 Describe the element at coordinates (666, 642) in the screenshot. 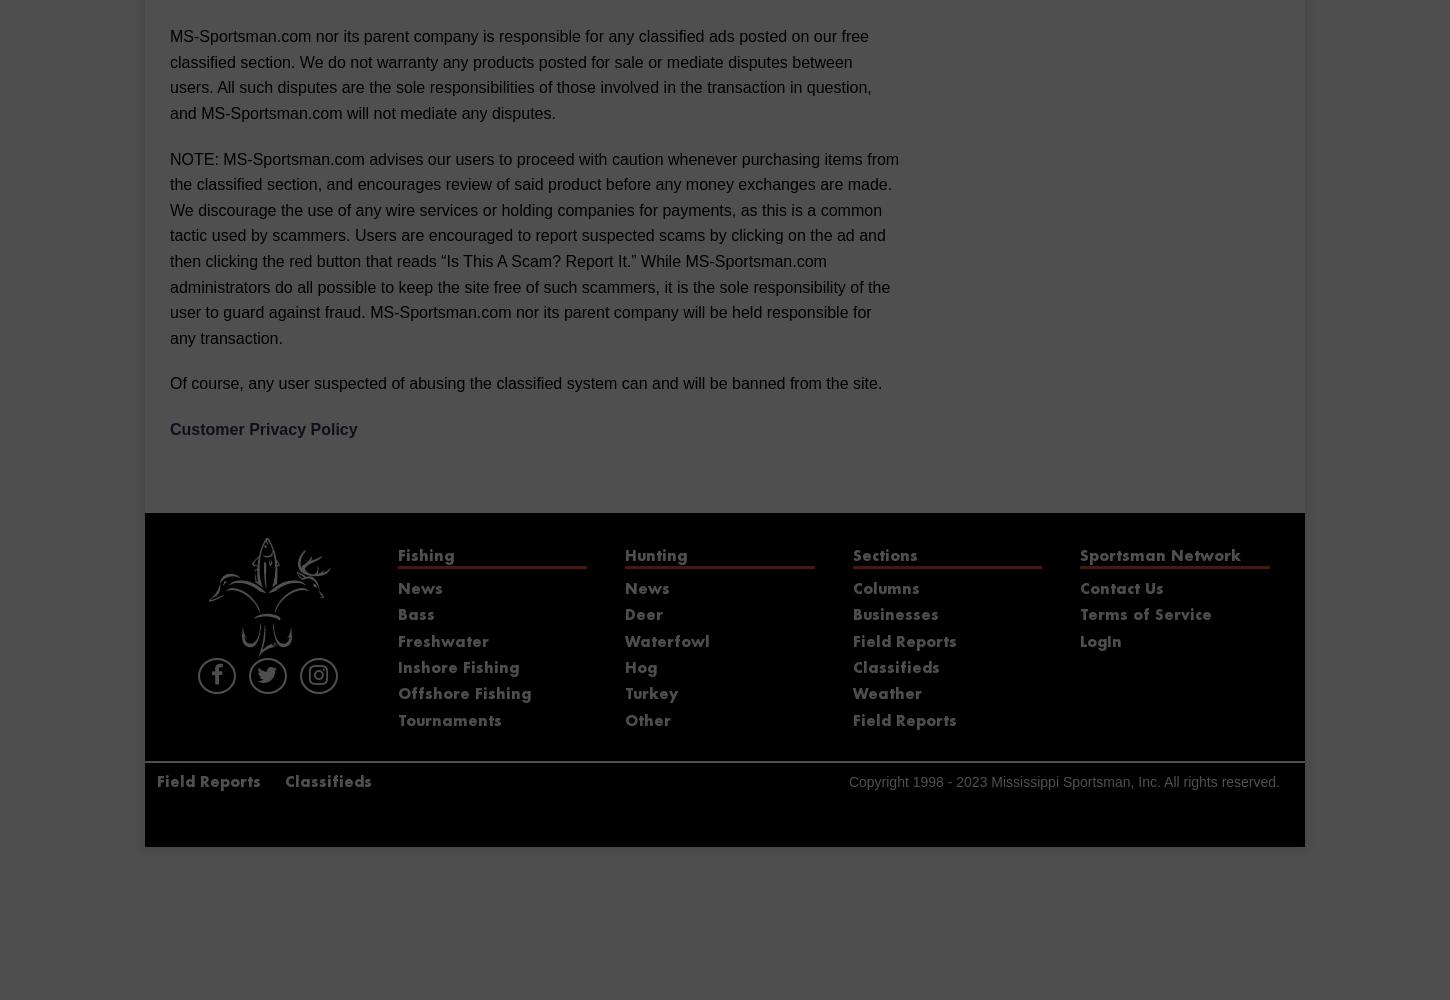

I see `'Waterfowl'` at that location.